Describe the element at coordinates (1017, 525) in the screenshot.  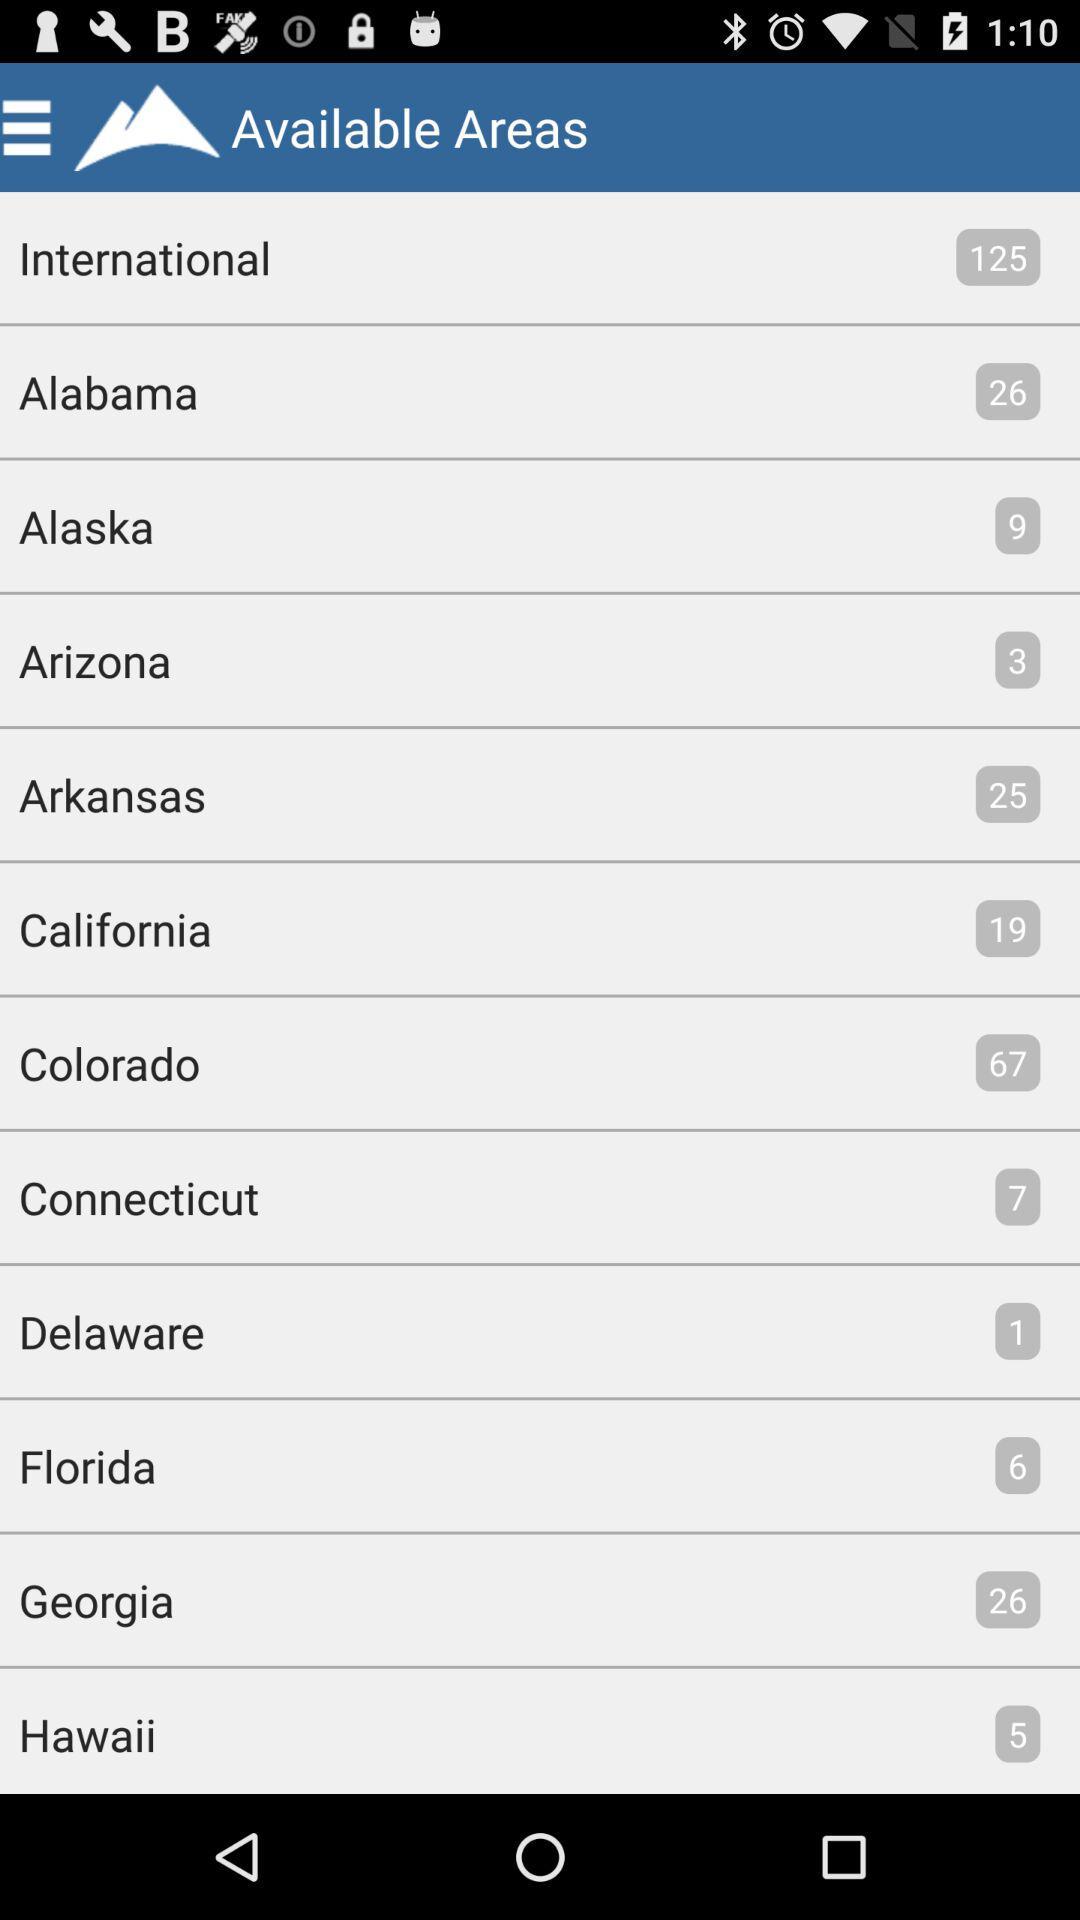
I see `9 icon` at that location.